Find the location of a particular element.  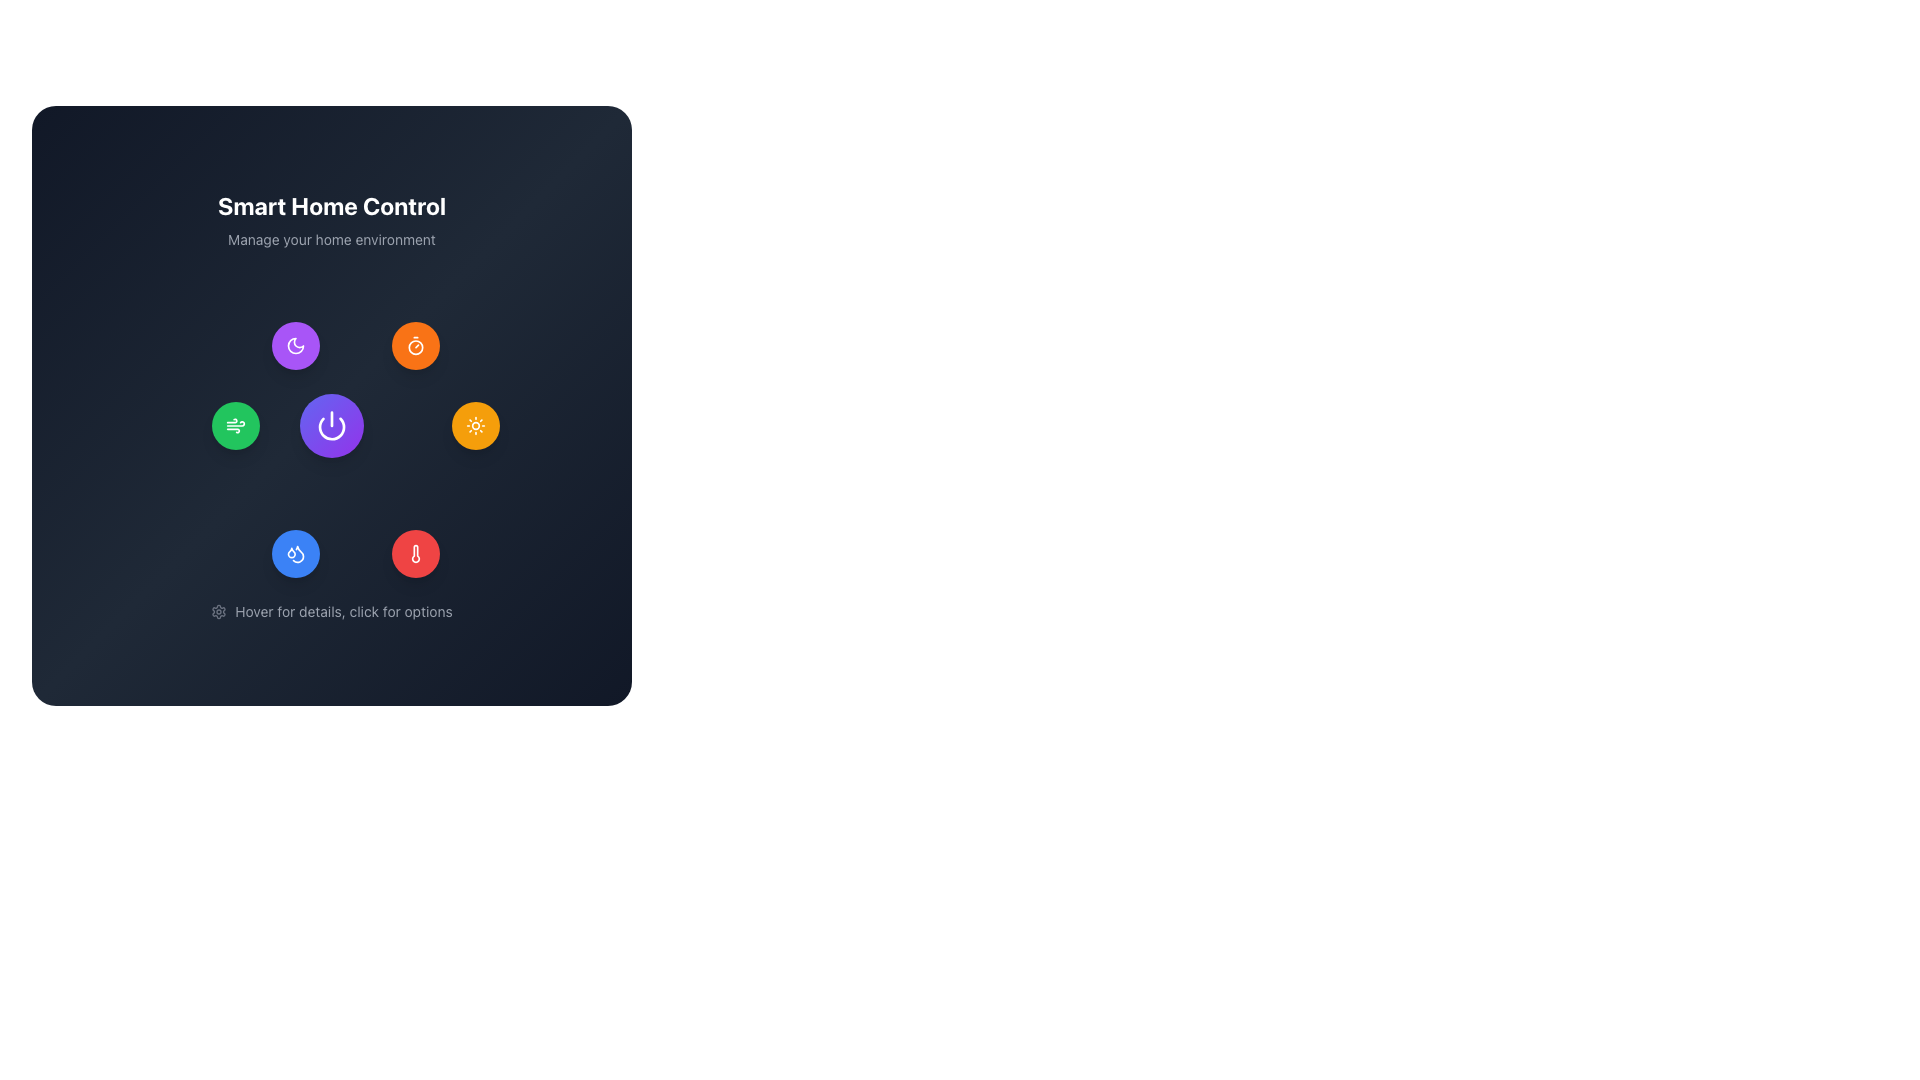

the circular button with a gradient from indigo to purple featuring a white power icon is located at coordinates (331, 424).